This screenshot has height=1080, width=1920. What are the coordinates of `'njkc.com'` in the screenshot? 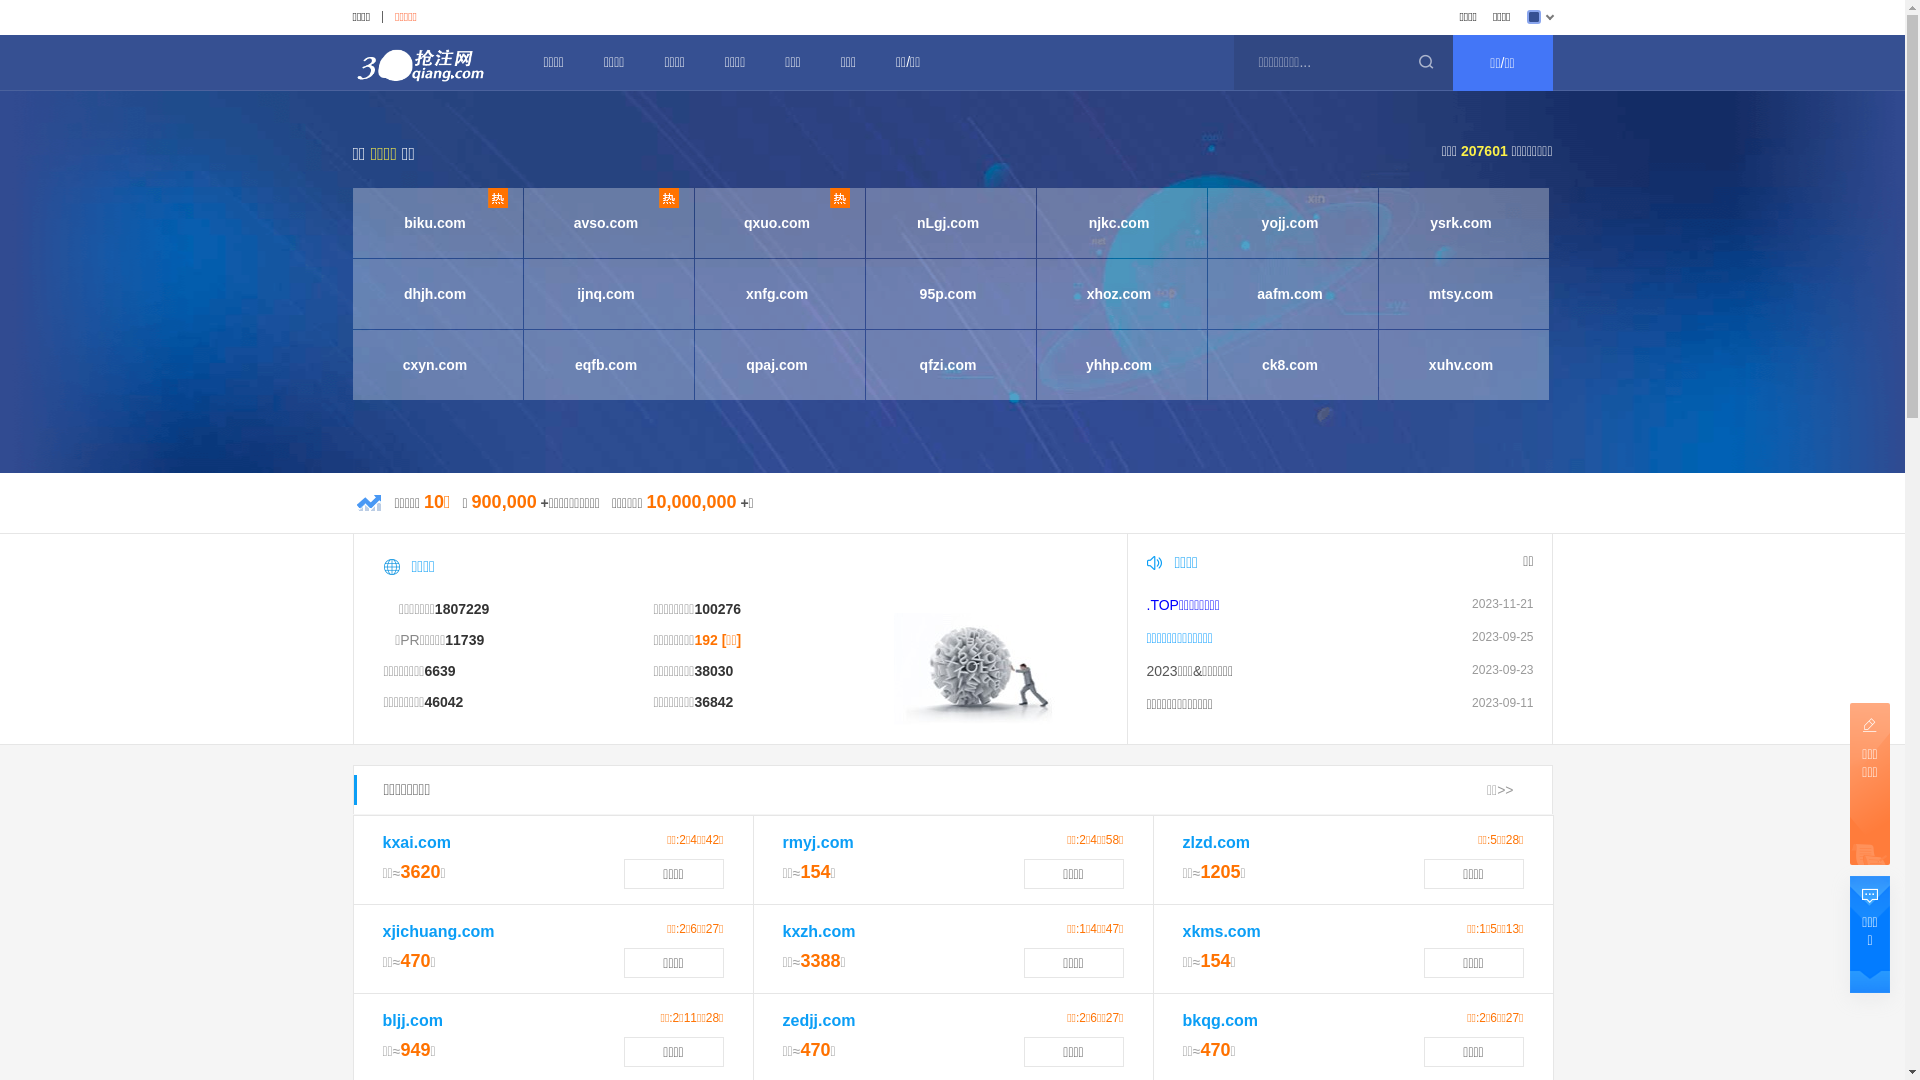 It's located at (1045, 223).